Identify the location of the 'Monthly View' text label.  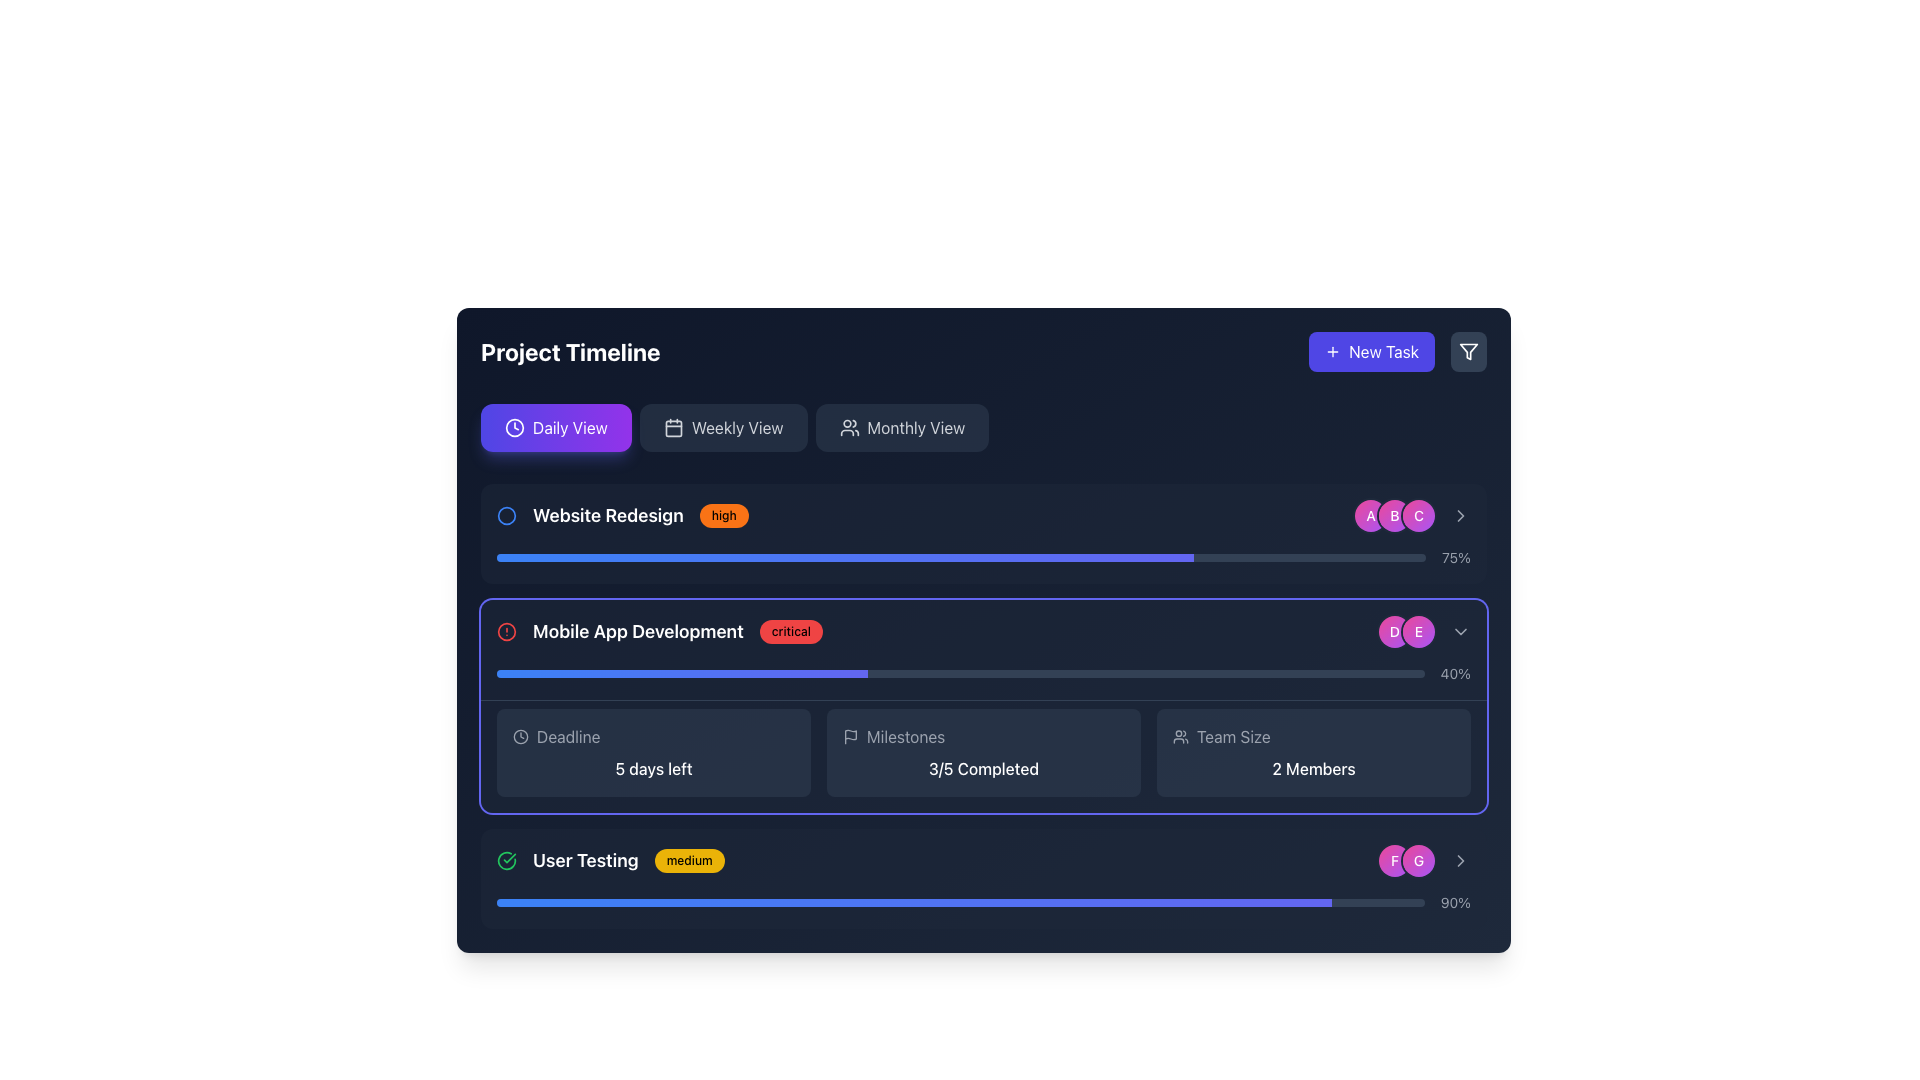
(915, 427).